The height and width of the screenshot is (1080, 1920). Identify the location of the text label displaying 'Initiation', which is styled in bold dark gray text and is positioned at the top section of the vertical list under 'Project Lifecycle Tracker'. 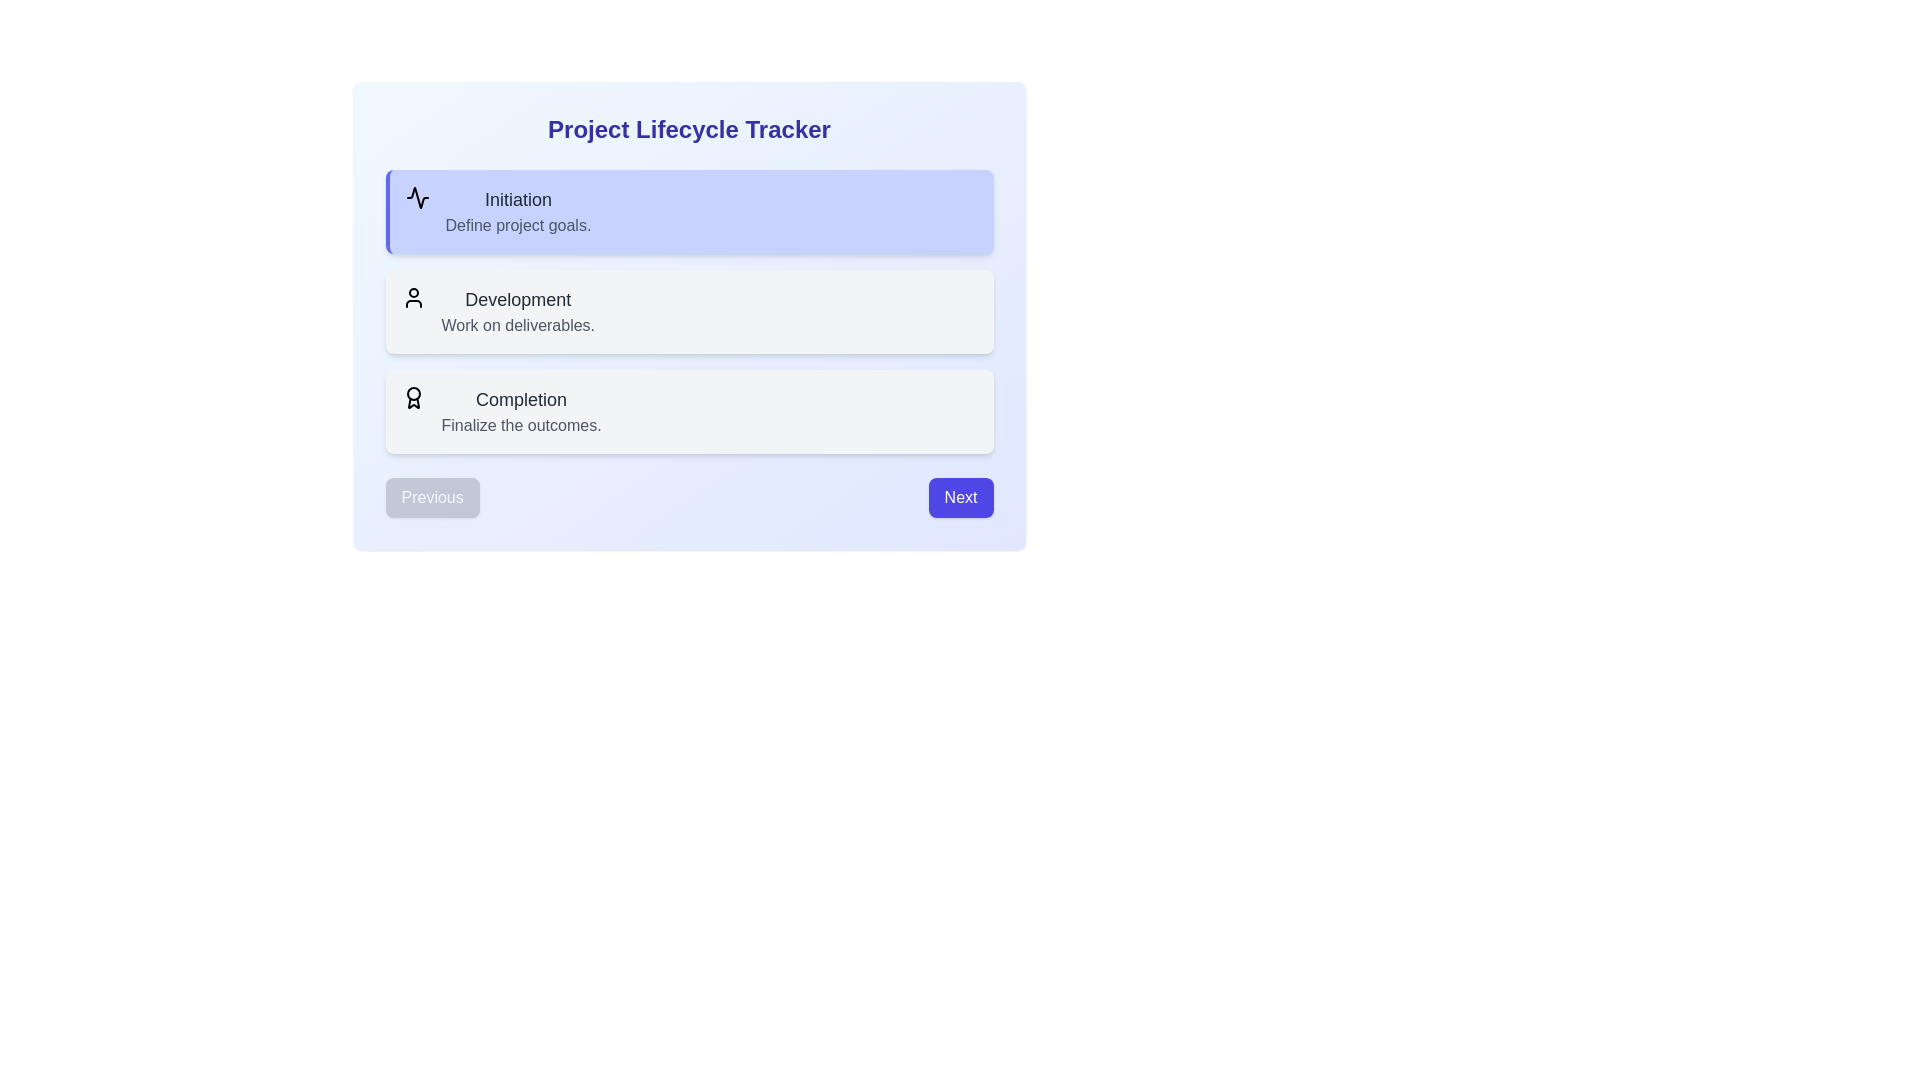
(518, 200).